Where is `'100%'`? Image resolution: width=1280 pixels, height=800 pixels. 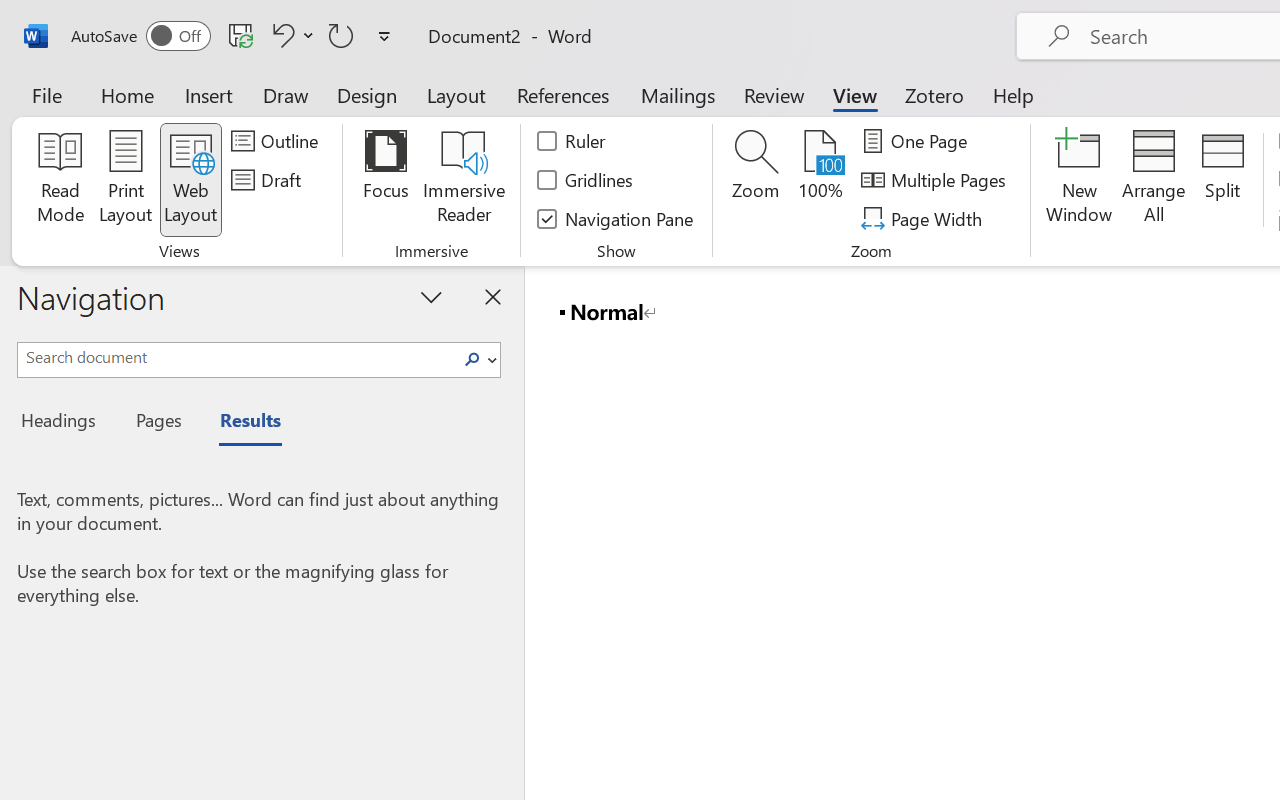
'100%' is located at coordinates (821, 179).